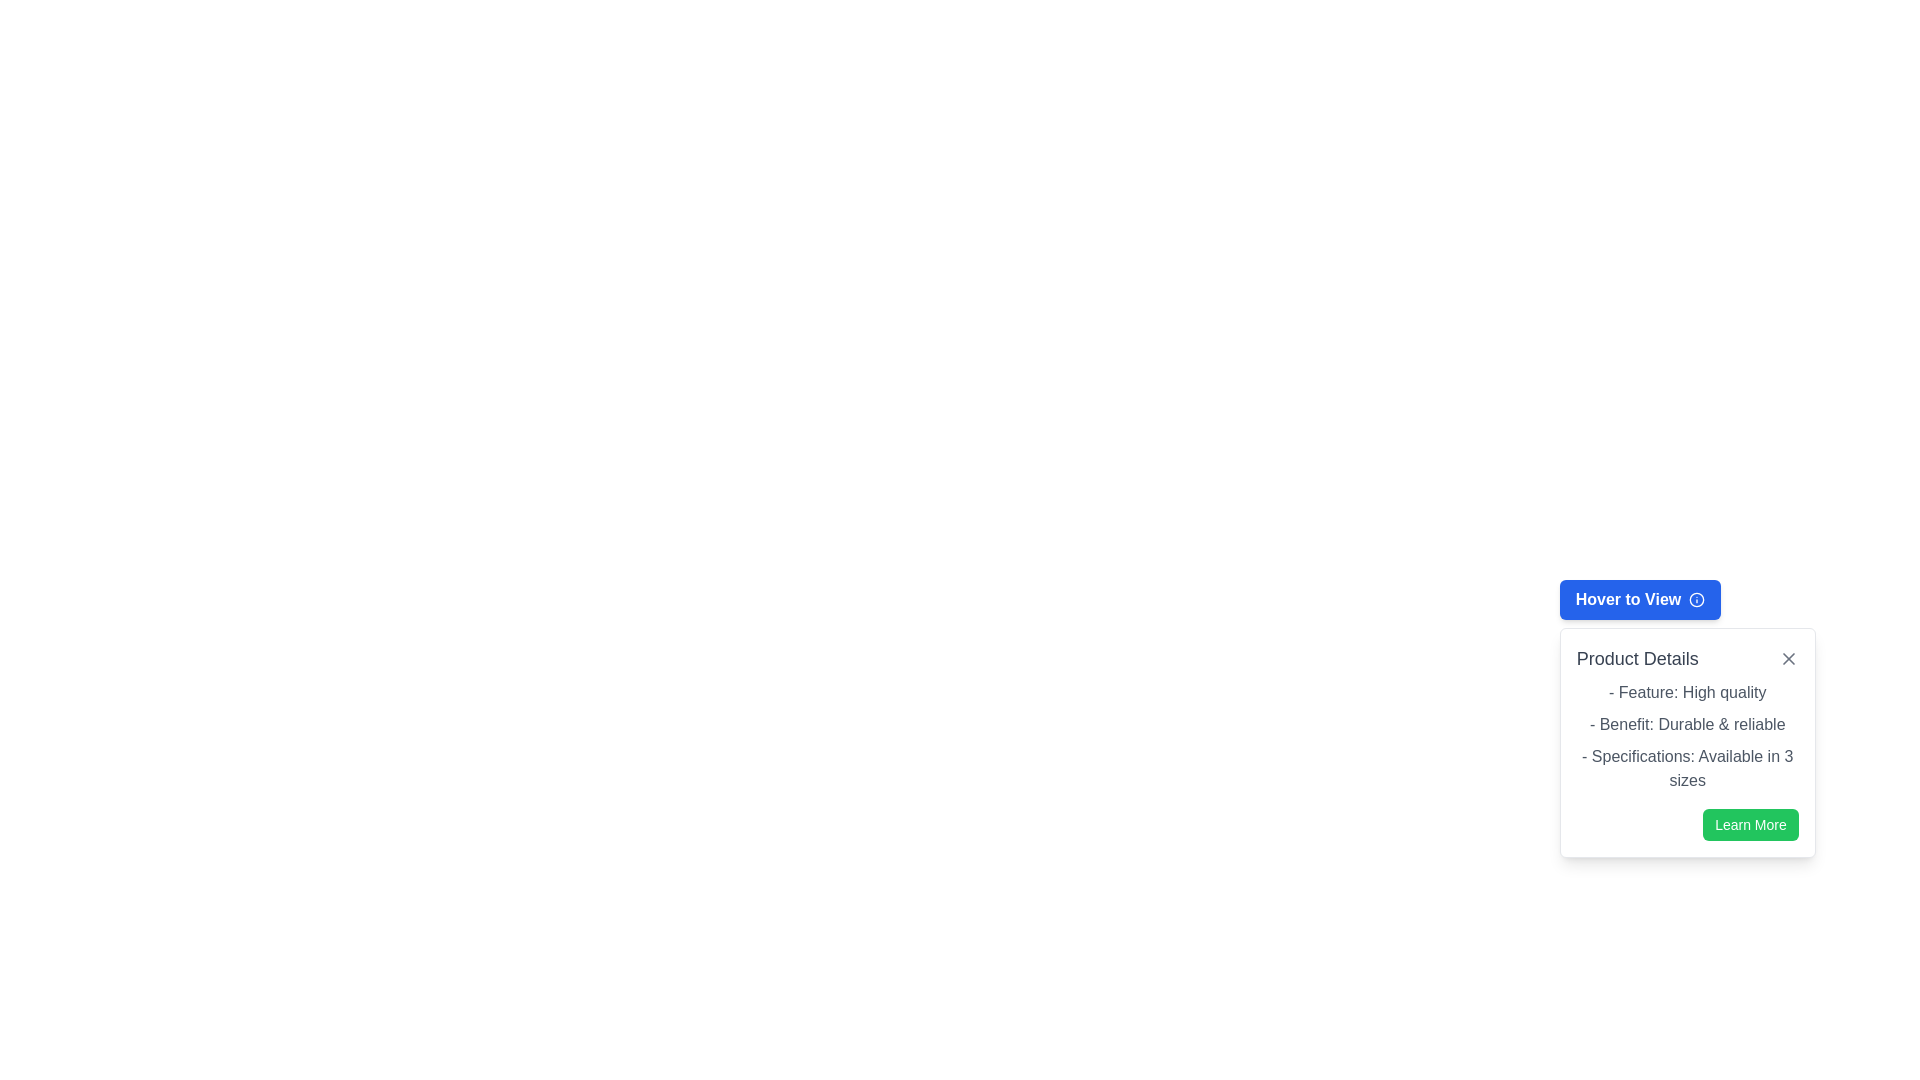 The height and width of the screenshot is (1080, 1920). What do you see at coordinates (1696, 599) in the screenshot?
I see `the informational icon located on the right side of the blue button labeled 'Hover` at bounding box center [1696, 599].